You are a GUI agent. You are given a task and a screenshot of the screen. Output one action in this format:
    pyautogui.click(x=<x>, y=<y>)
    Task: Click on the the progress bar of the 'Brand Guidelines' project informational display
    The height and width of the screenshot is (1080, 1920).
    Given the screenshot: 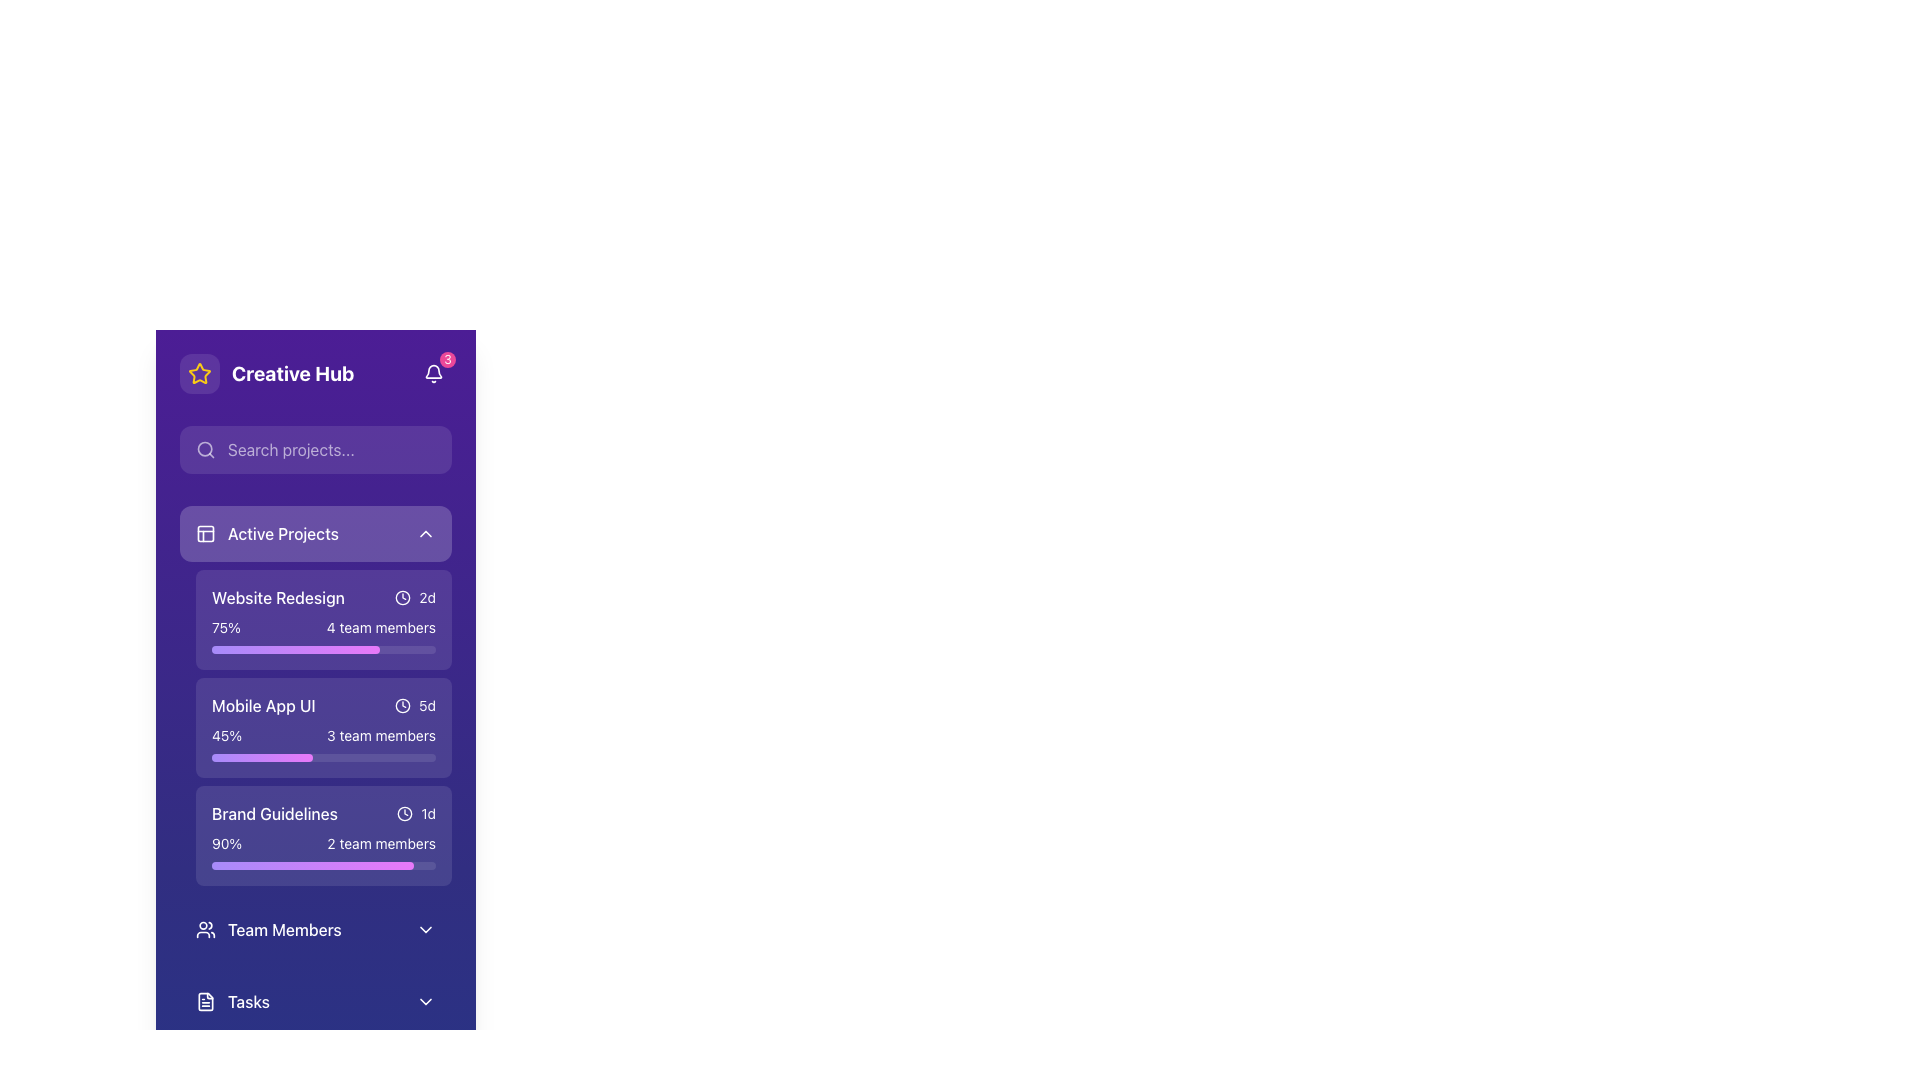 What is the action you would take?
    pyautogui.click(x=324, y=852)
    